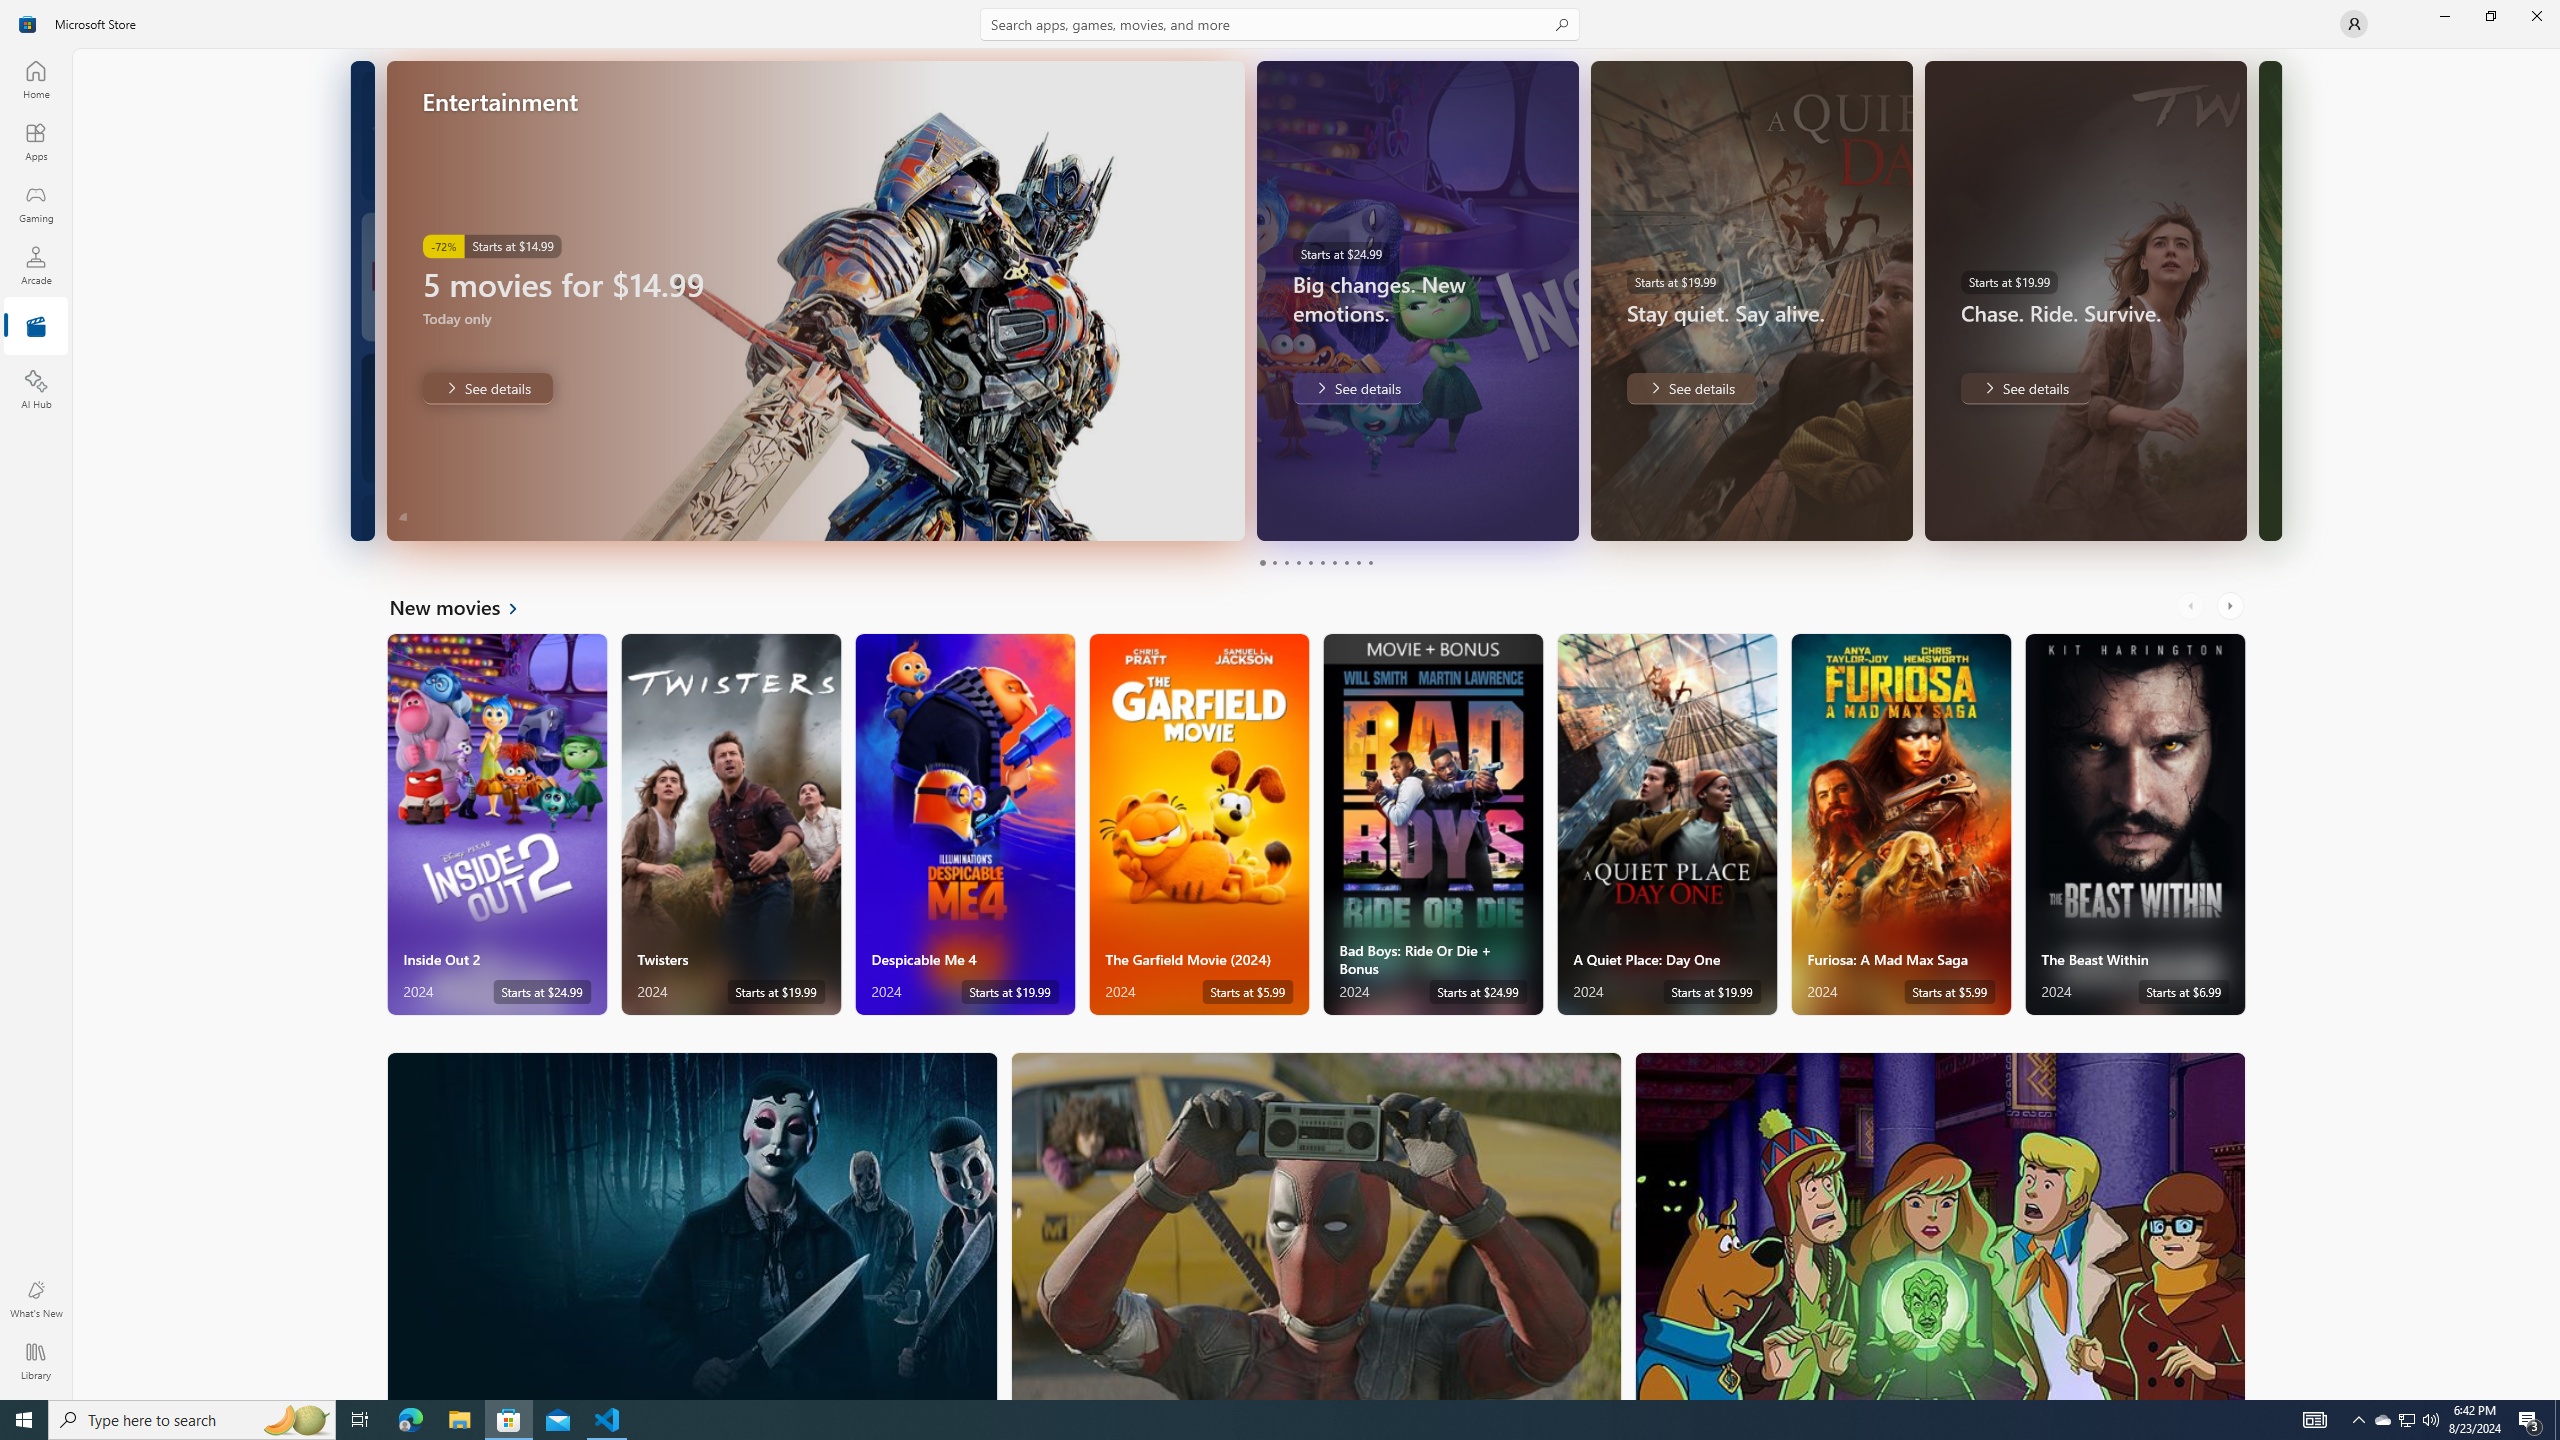  Describe the element at coordinates (2192, 605) in the screenshot. I see `'AutomationID: LeftScrollButton'` at that location.